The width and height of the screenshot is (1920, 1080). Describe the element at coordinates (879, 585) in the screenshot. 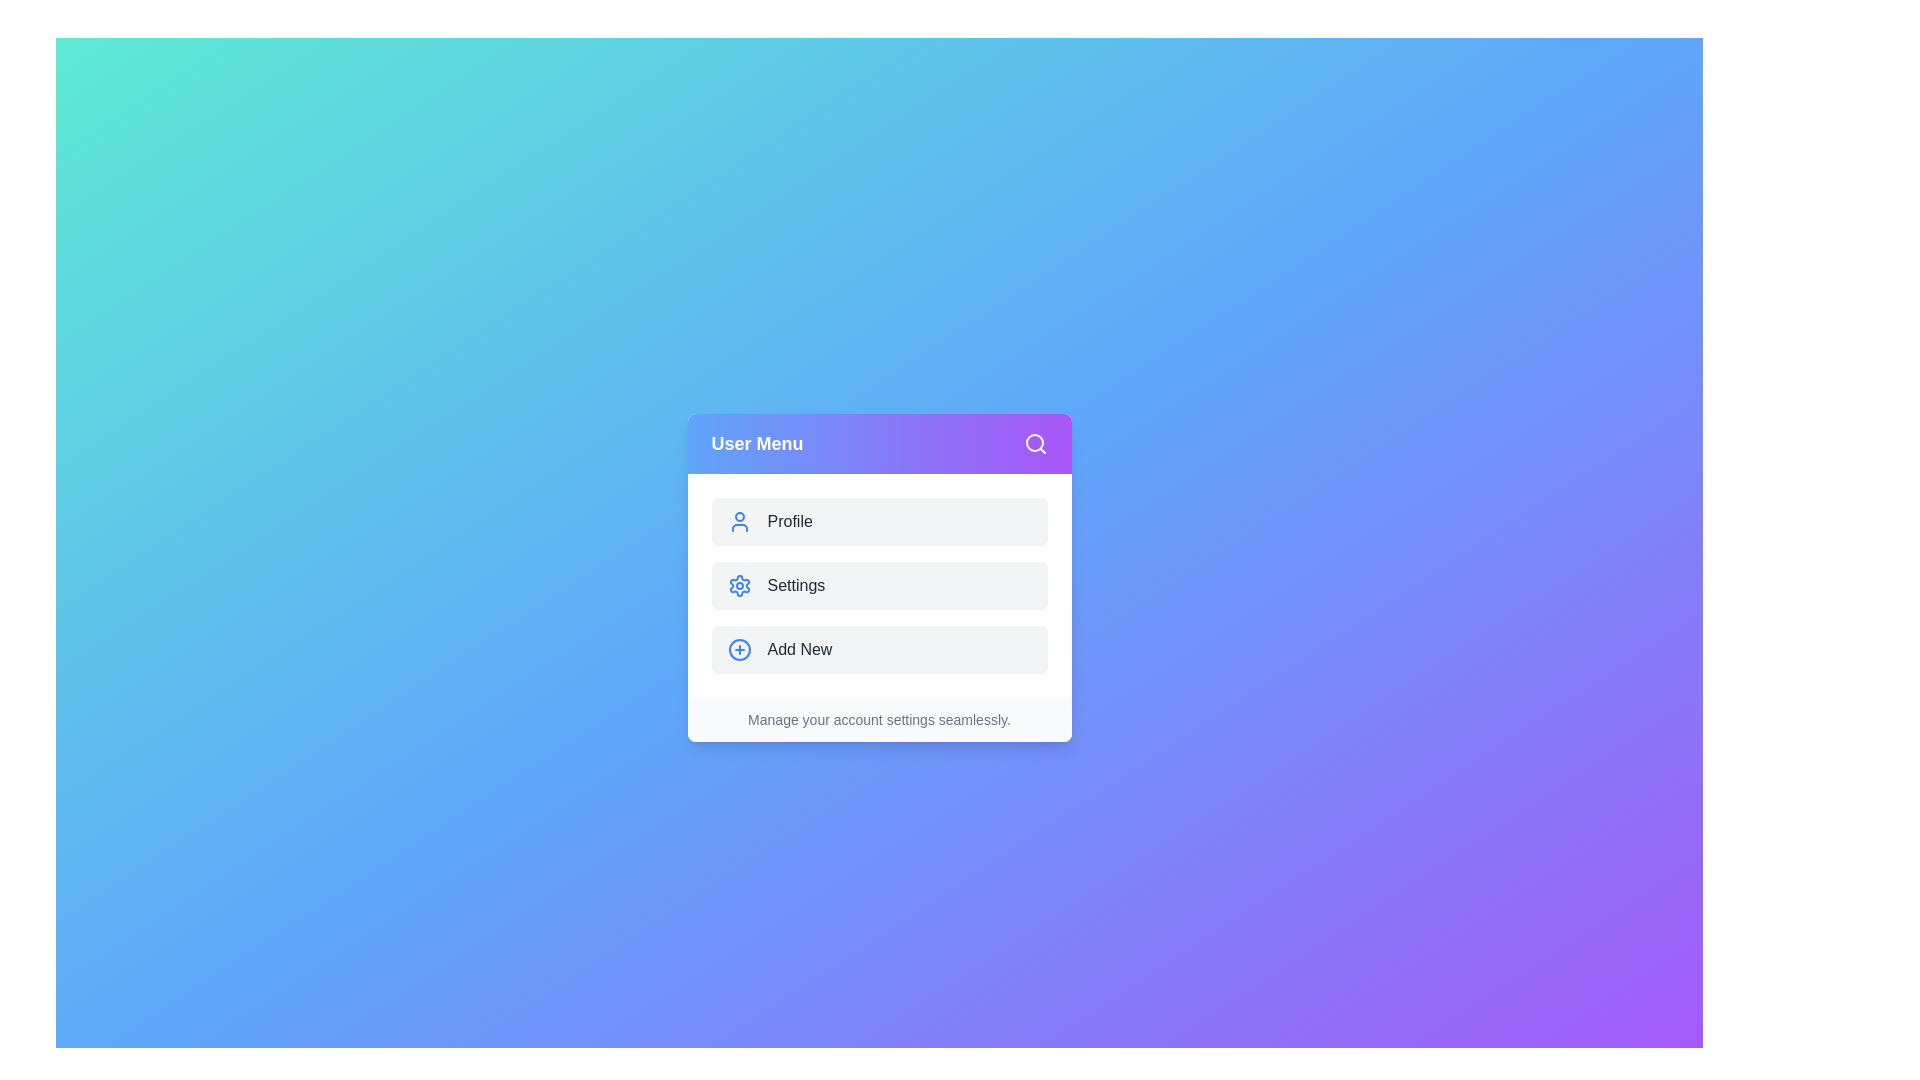

I see `the Settings button to observe its hover effect` at that location.